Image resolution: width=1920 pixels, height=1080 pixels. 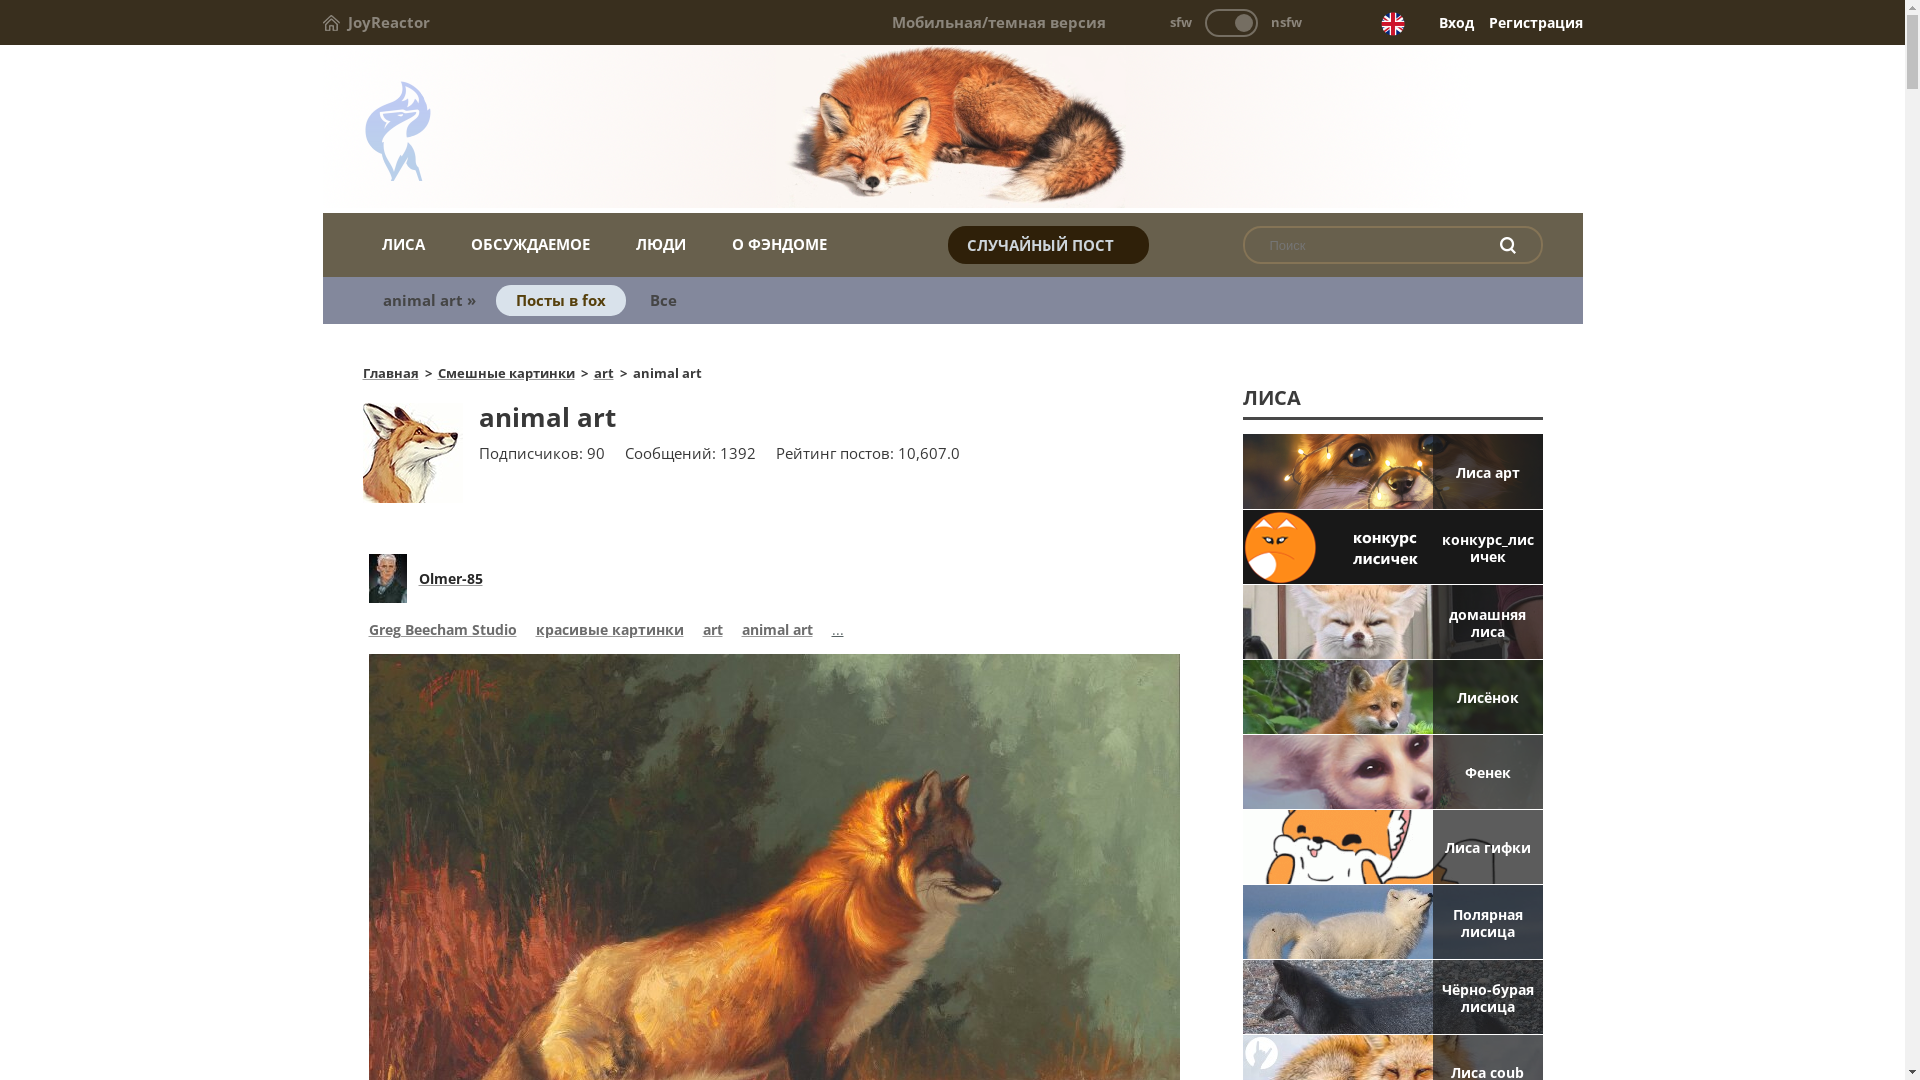 I want to click on 'JoyReactor', so click(x=375, y=22).